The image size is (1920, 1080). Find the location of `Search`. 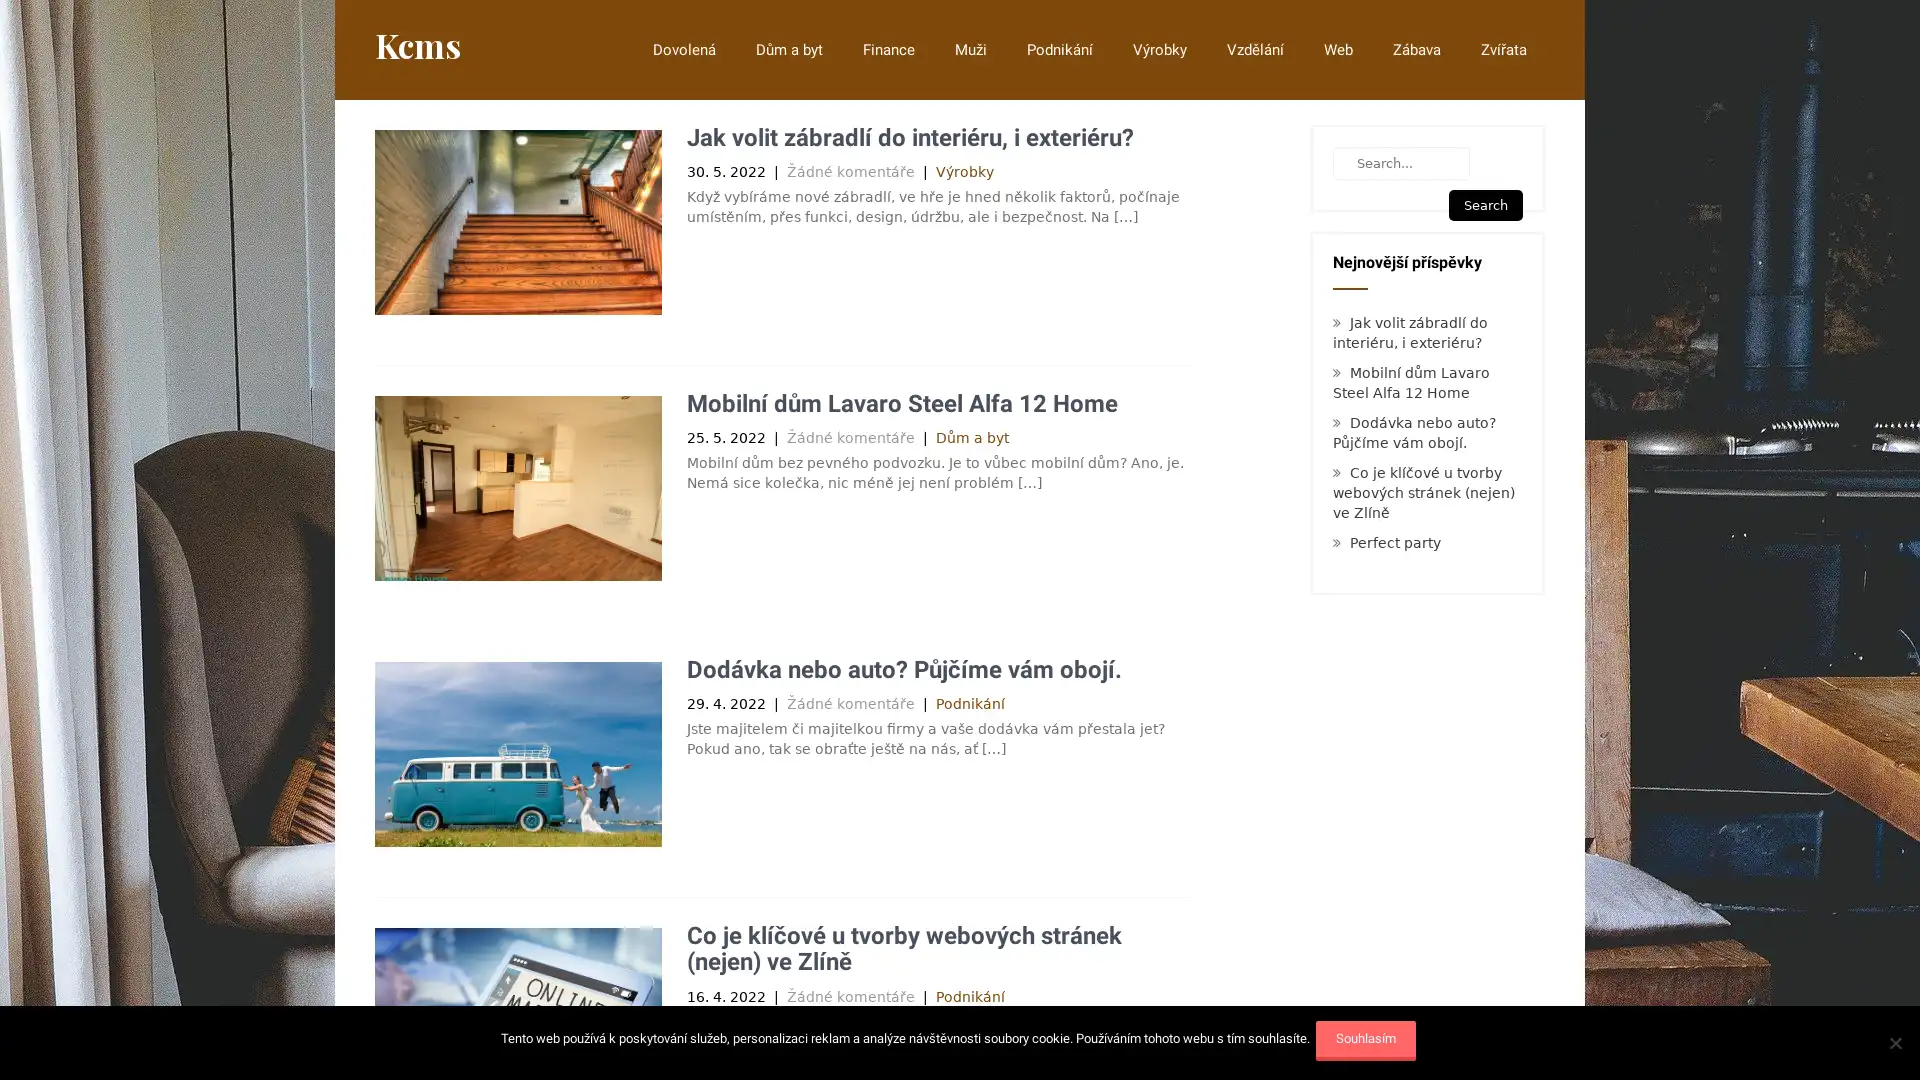

Search is located at coordinates (1486, 205).